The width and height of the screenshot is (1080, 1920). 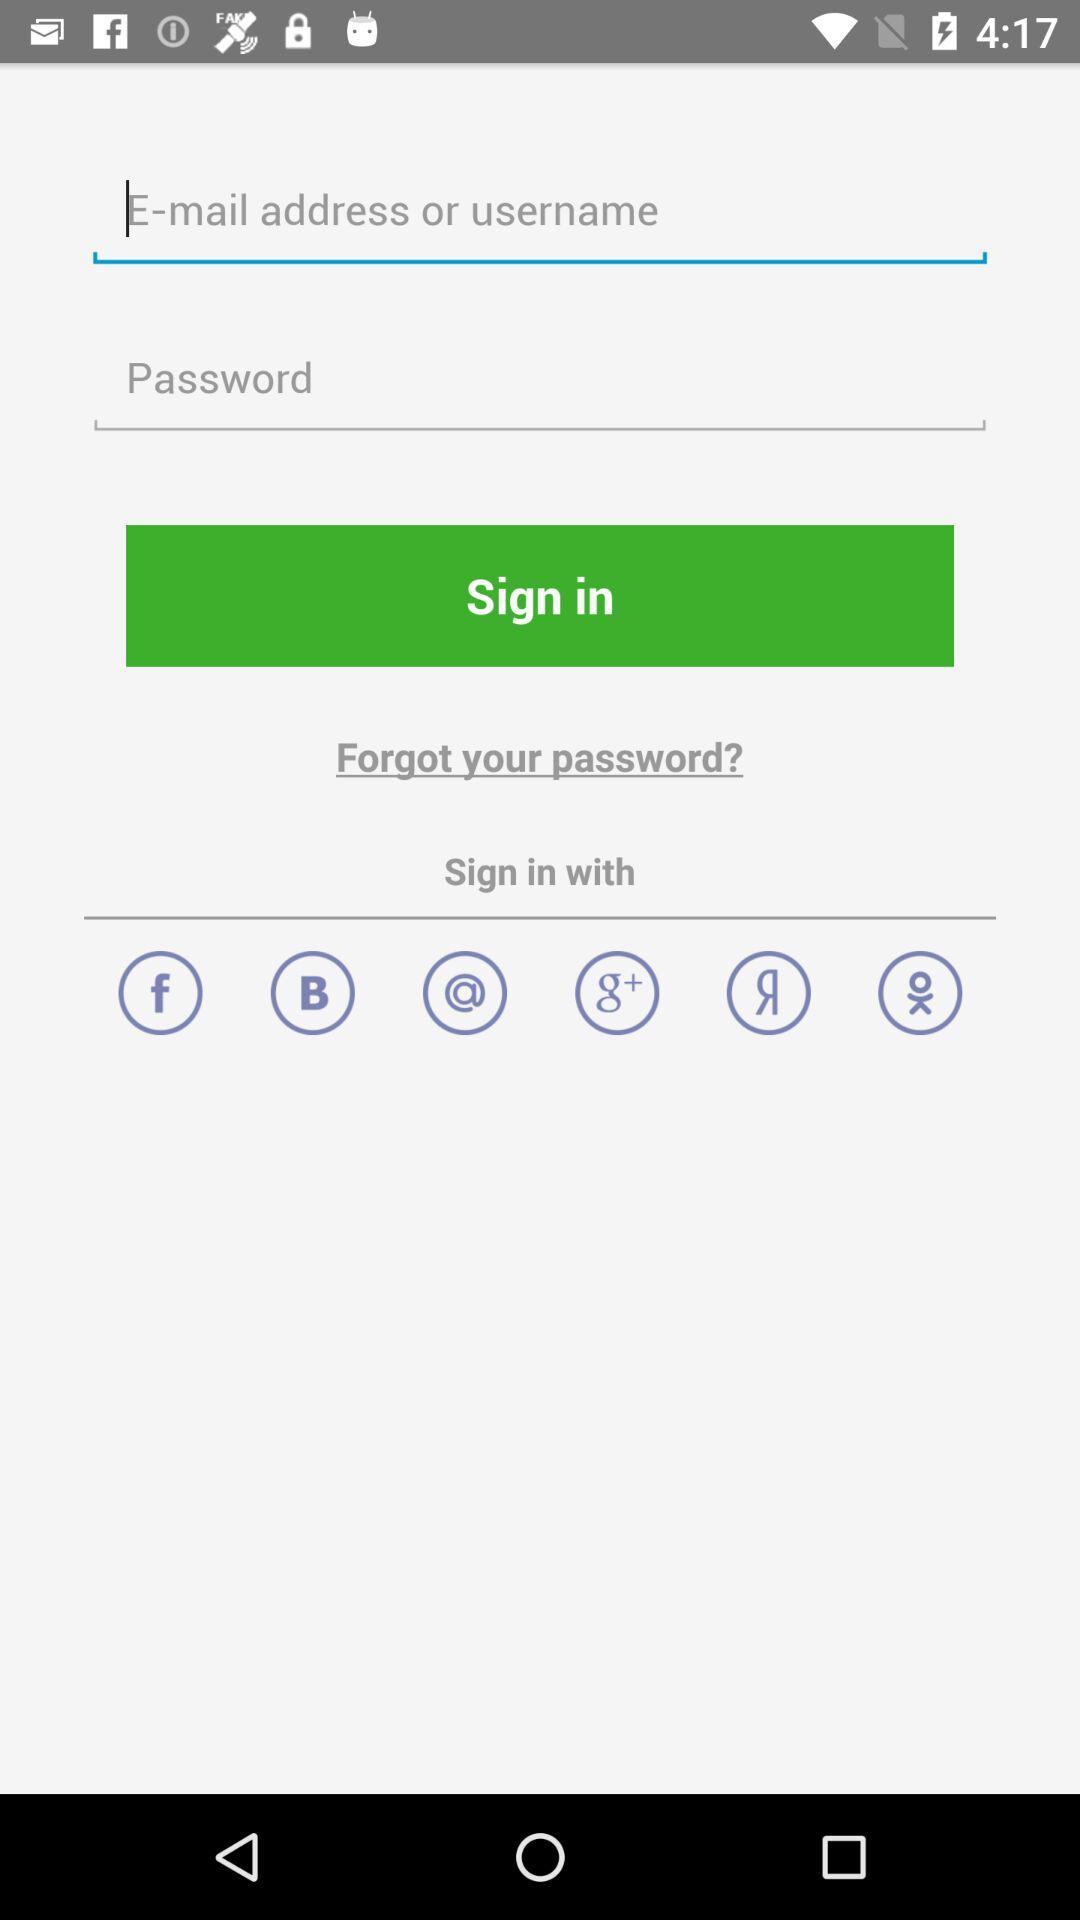 I want to click on the last social website option below sign in with text field, so click(x=920, y=982).